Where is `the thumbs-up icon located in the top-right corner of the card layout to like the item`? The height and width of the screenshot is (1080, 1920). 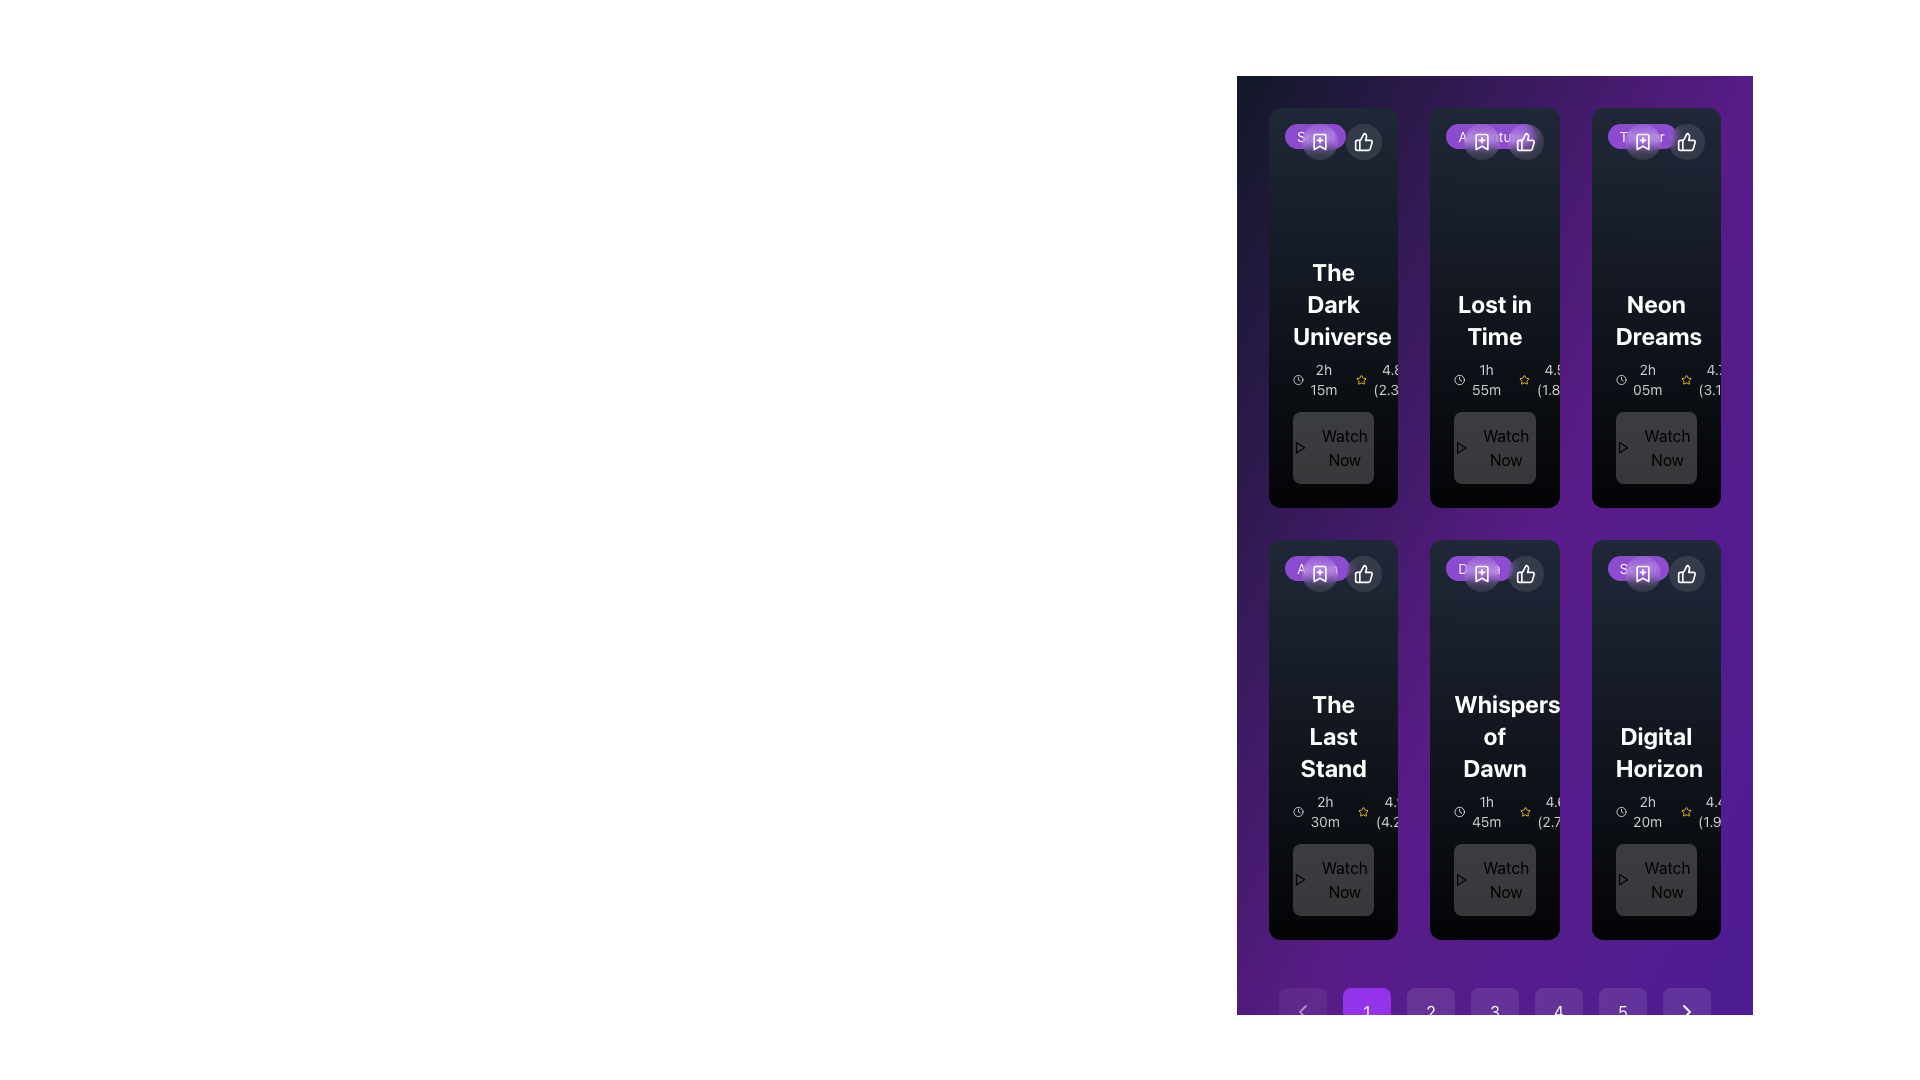 the thumbs-up icon located in the top-right corner of the card layout to like the item is located at coordinates (1524, 141).